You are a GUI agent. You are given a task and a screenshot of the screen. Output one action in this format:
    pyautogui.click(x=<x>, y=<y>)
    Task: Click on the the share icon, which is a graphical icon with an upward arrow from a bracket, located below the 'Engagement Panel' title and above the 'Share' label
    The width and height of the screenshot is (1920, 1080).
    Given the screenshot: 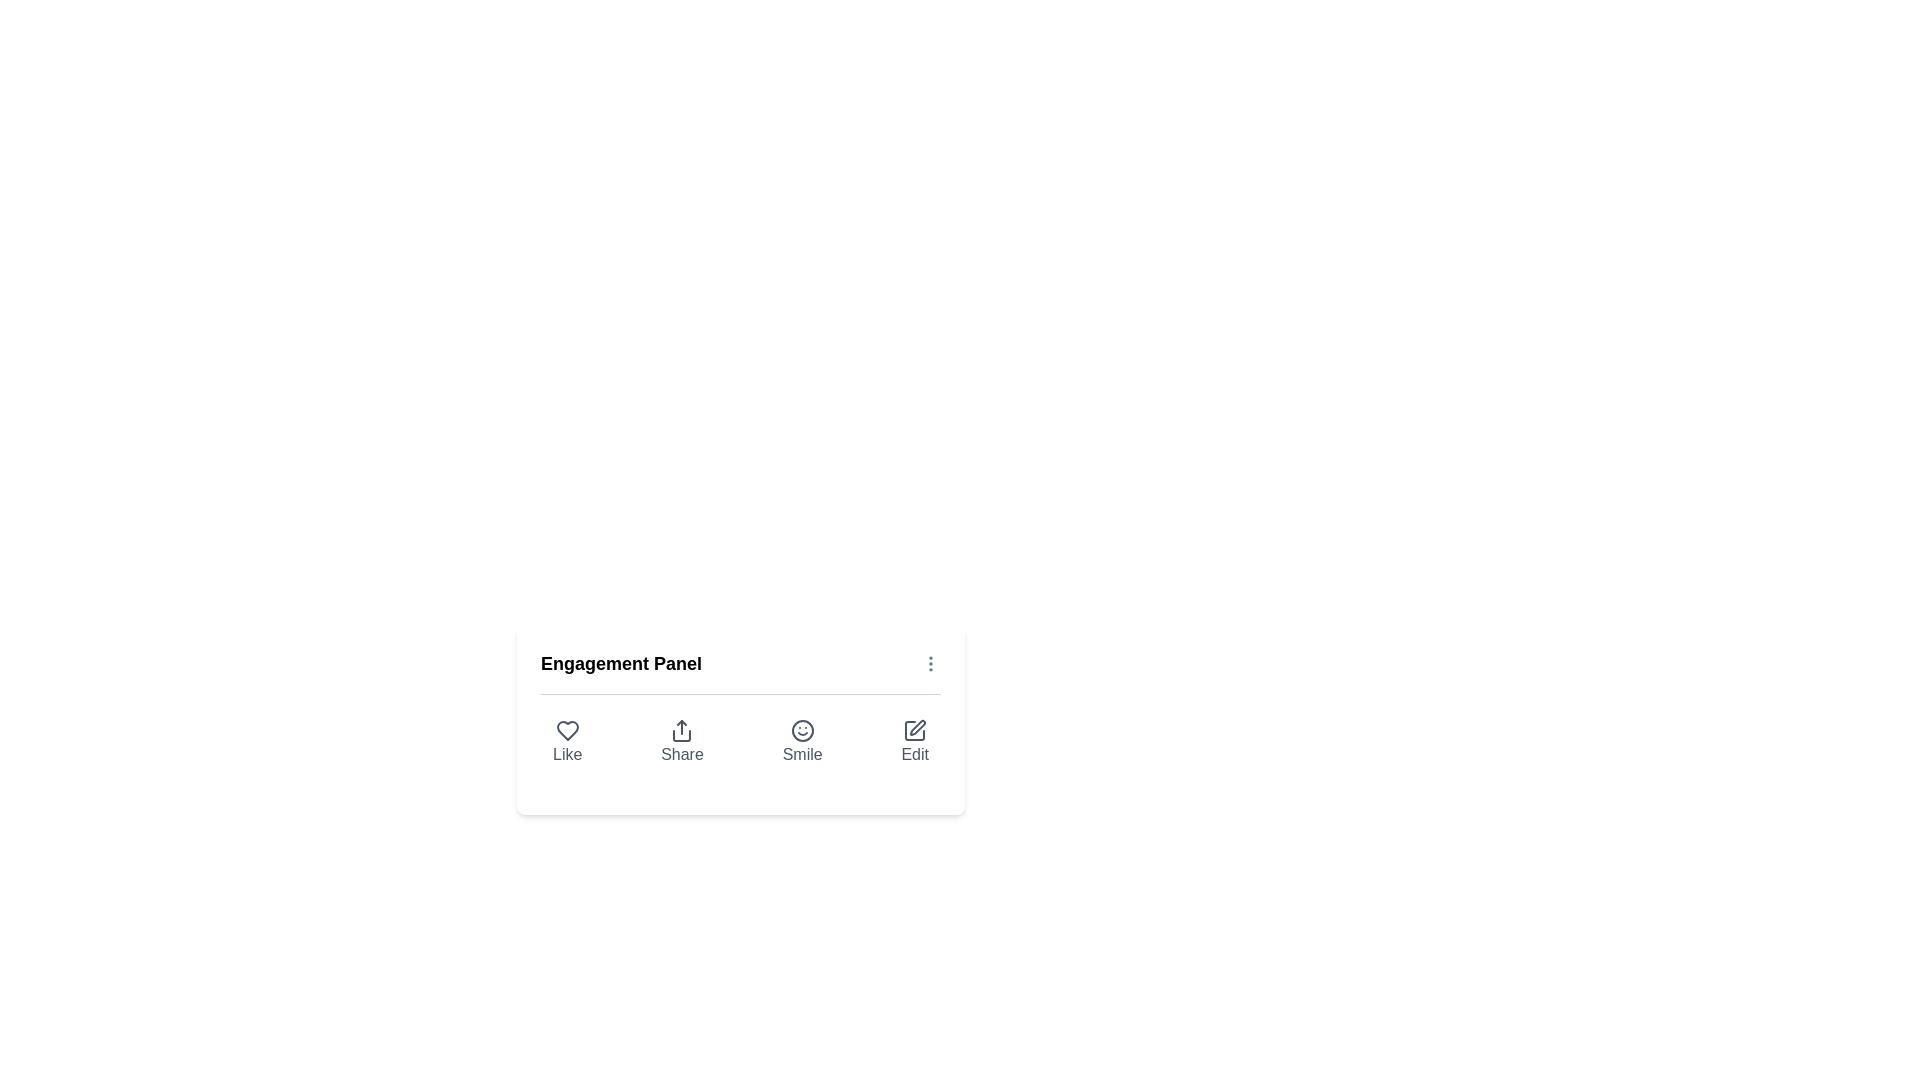 What is the action you would take?
    pyautogui.click(x=682, y=731)
    